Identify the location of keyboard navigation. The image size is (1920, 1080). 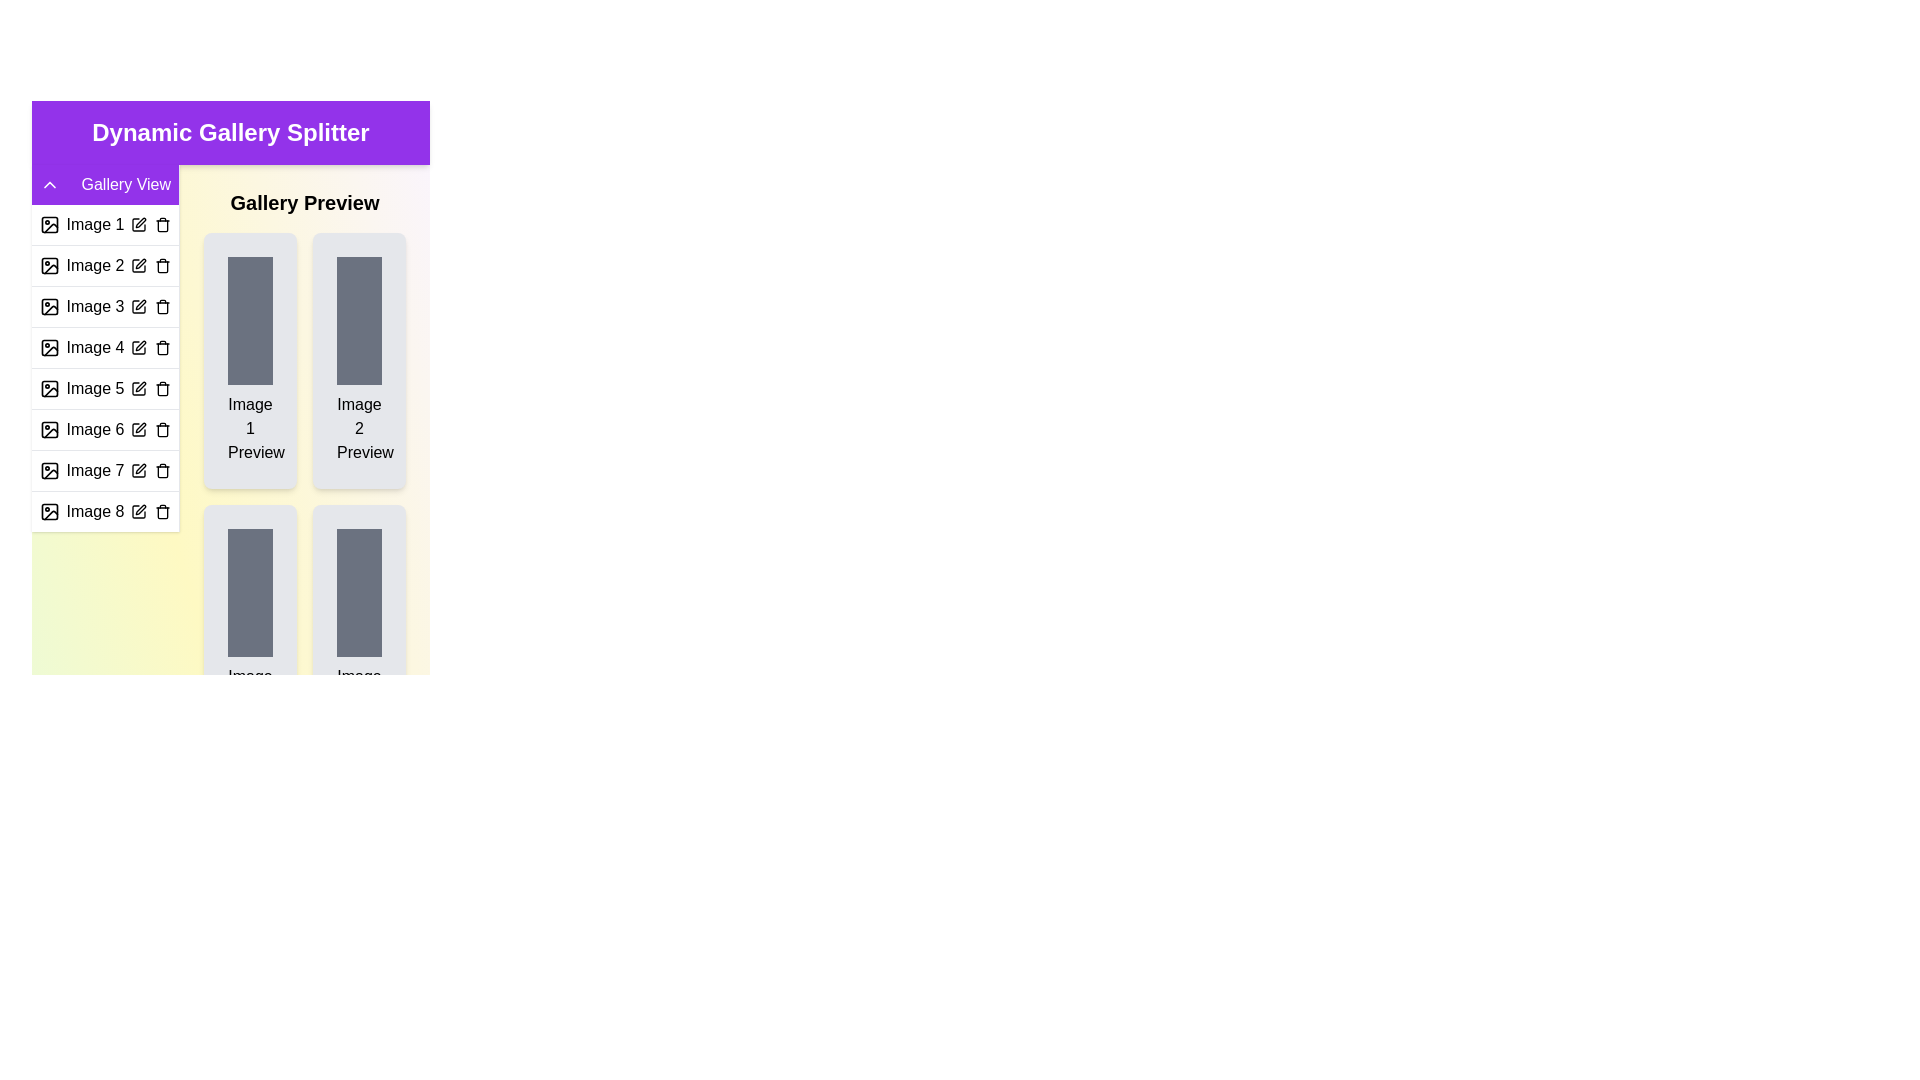
(139, 469).